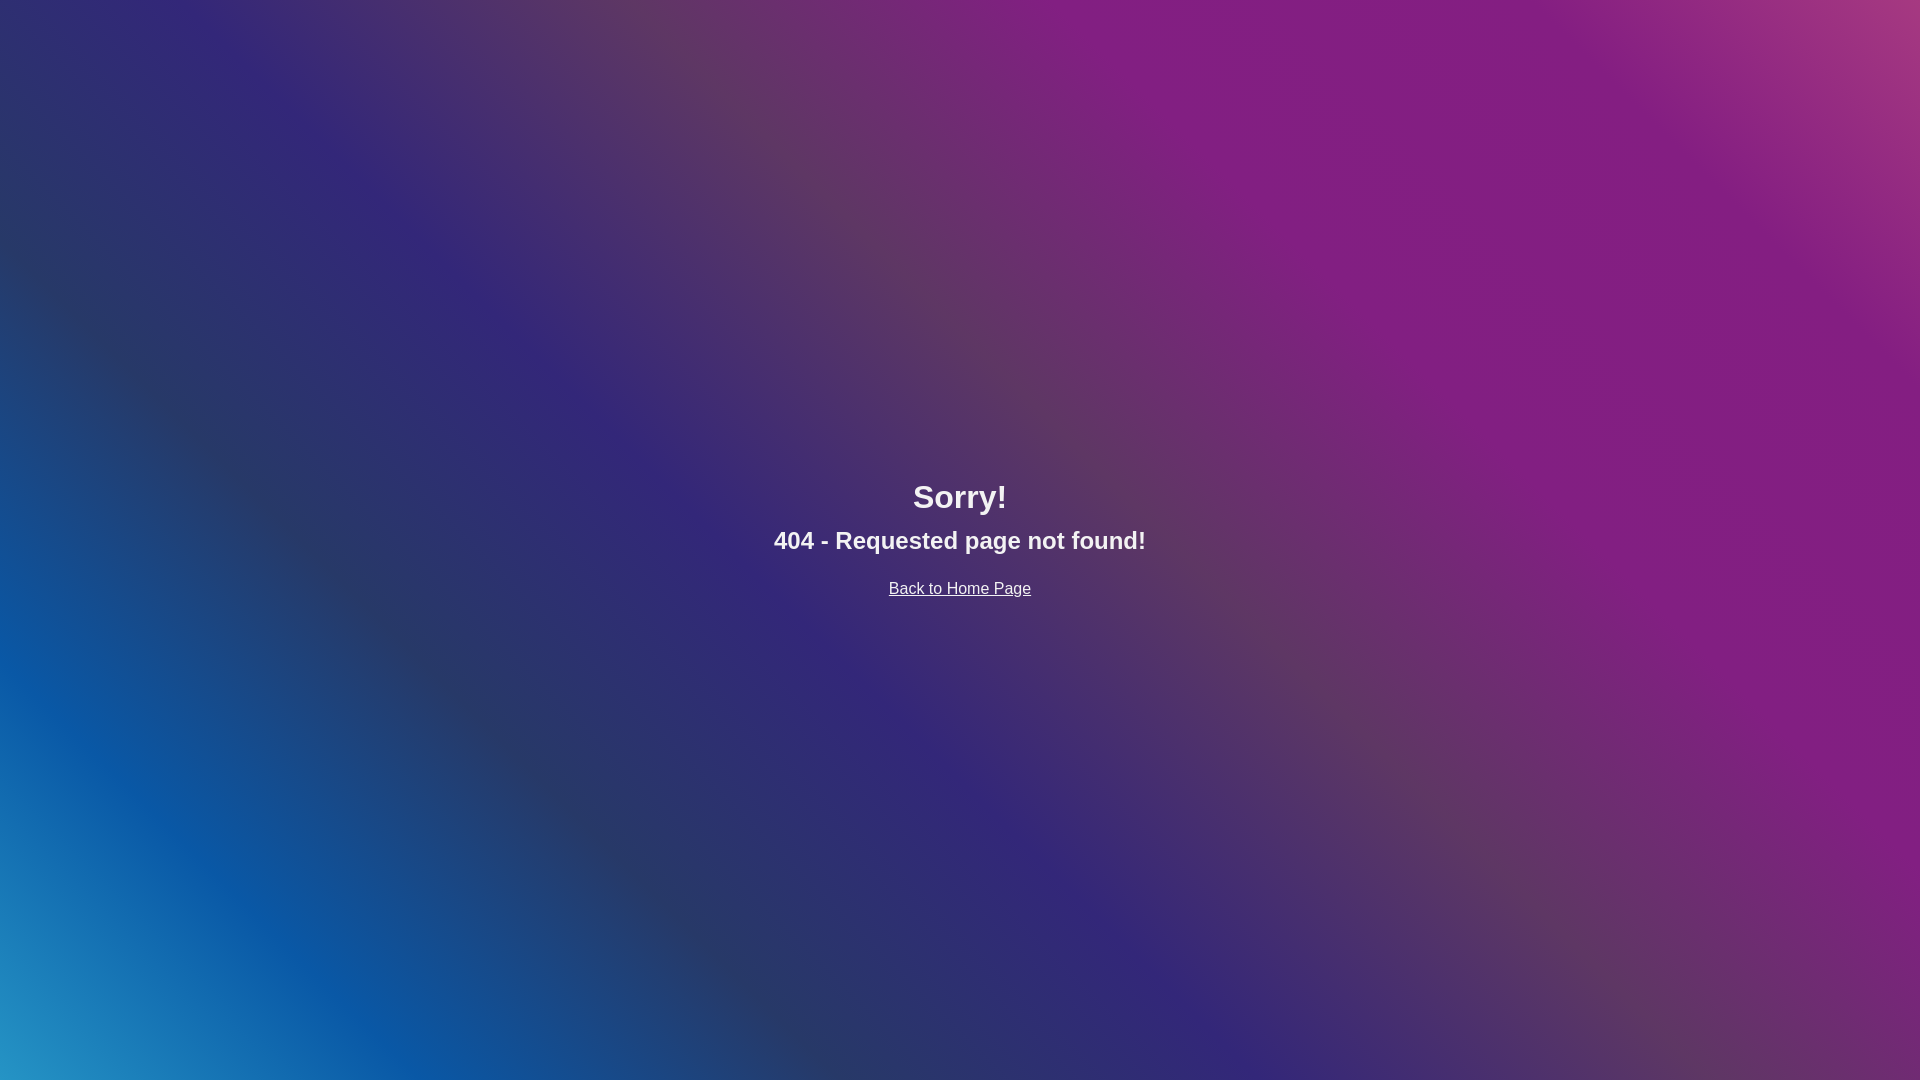 This screenshot has width=1920, height=1080. I want to click on 'Back to Home Page', so click(887, 587).